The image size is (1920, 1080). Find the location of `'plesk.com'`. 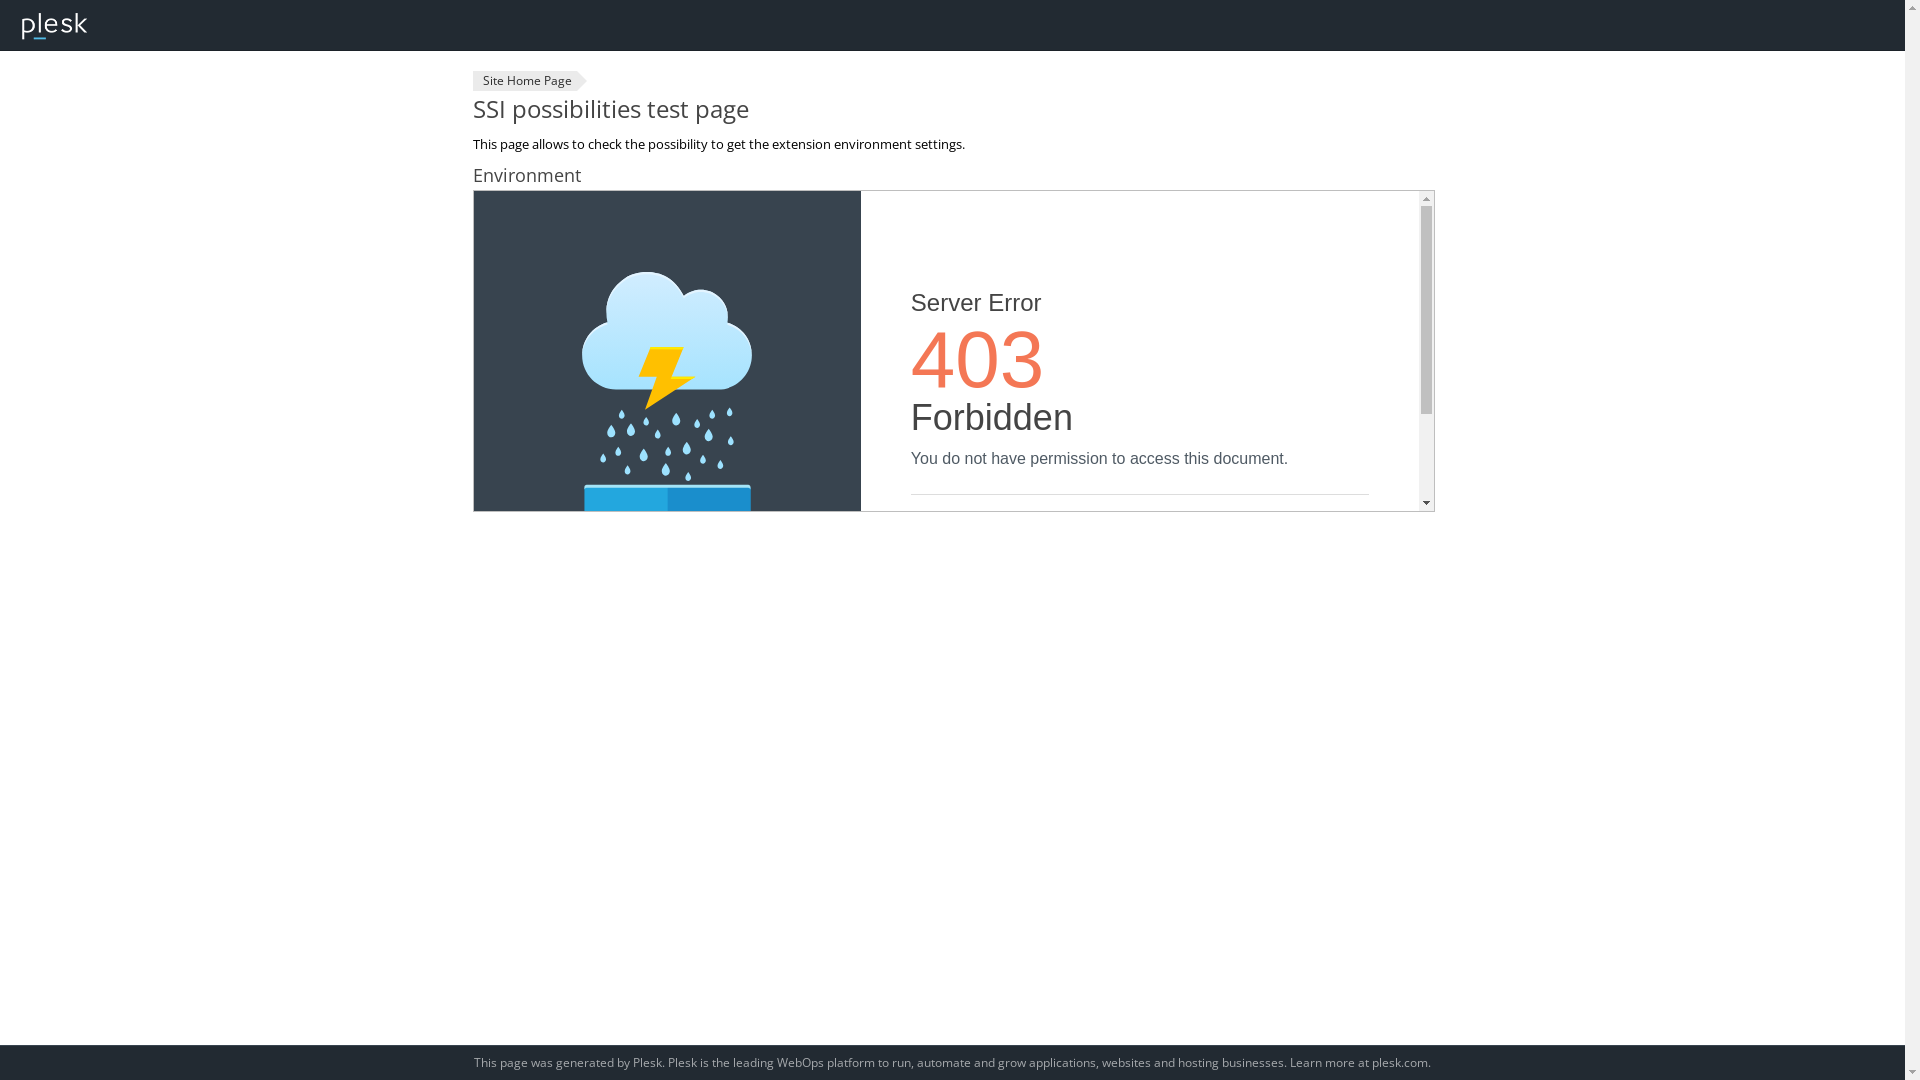

'plesk.com' is located at coordinates (1399, 1061).